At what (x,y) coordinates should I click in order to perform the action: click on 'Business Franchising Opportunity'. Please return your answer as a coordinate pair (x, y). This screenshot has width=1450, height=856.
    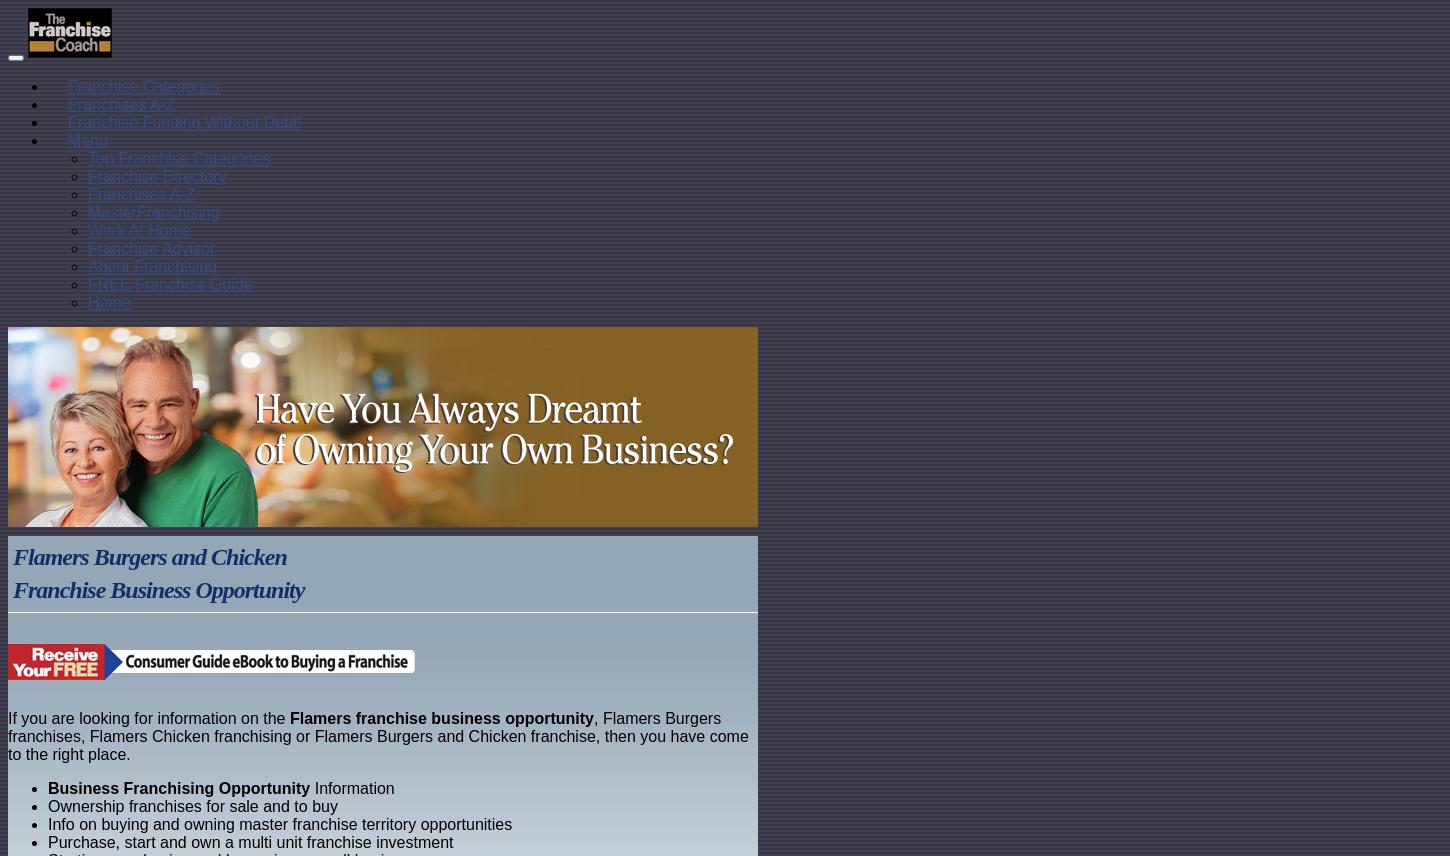
    Looking at the image, I should click on (177, 788).